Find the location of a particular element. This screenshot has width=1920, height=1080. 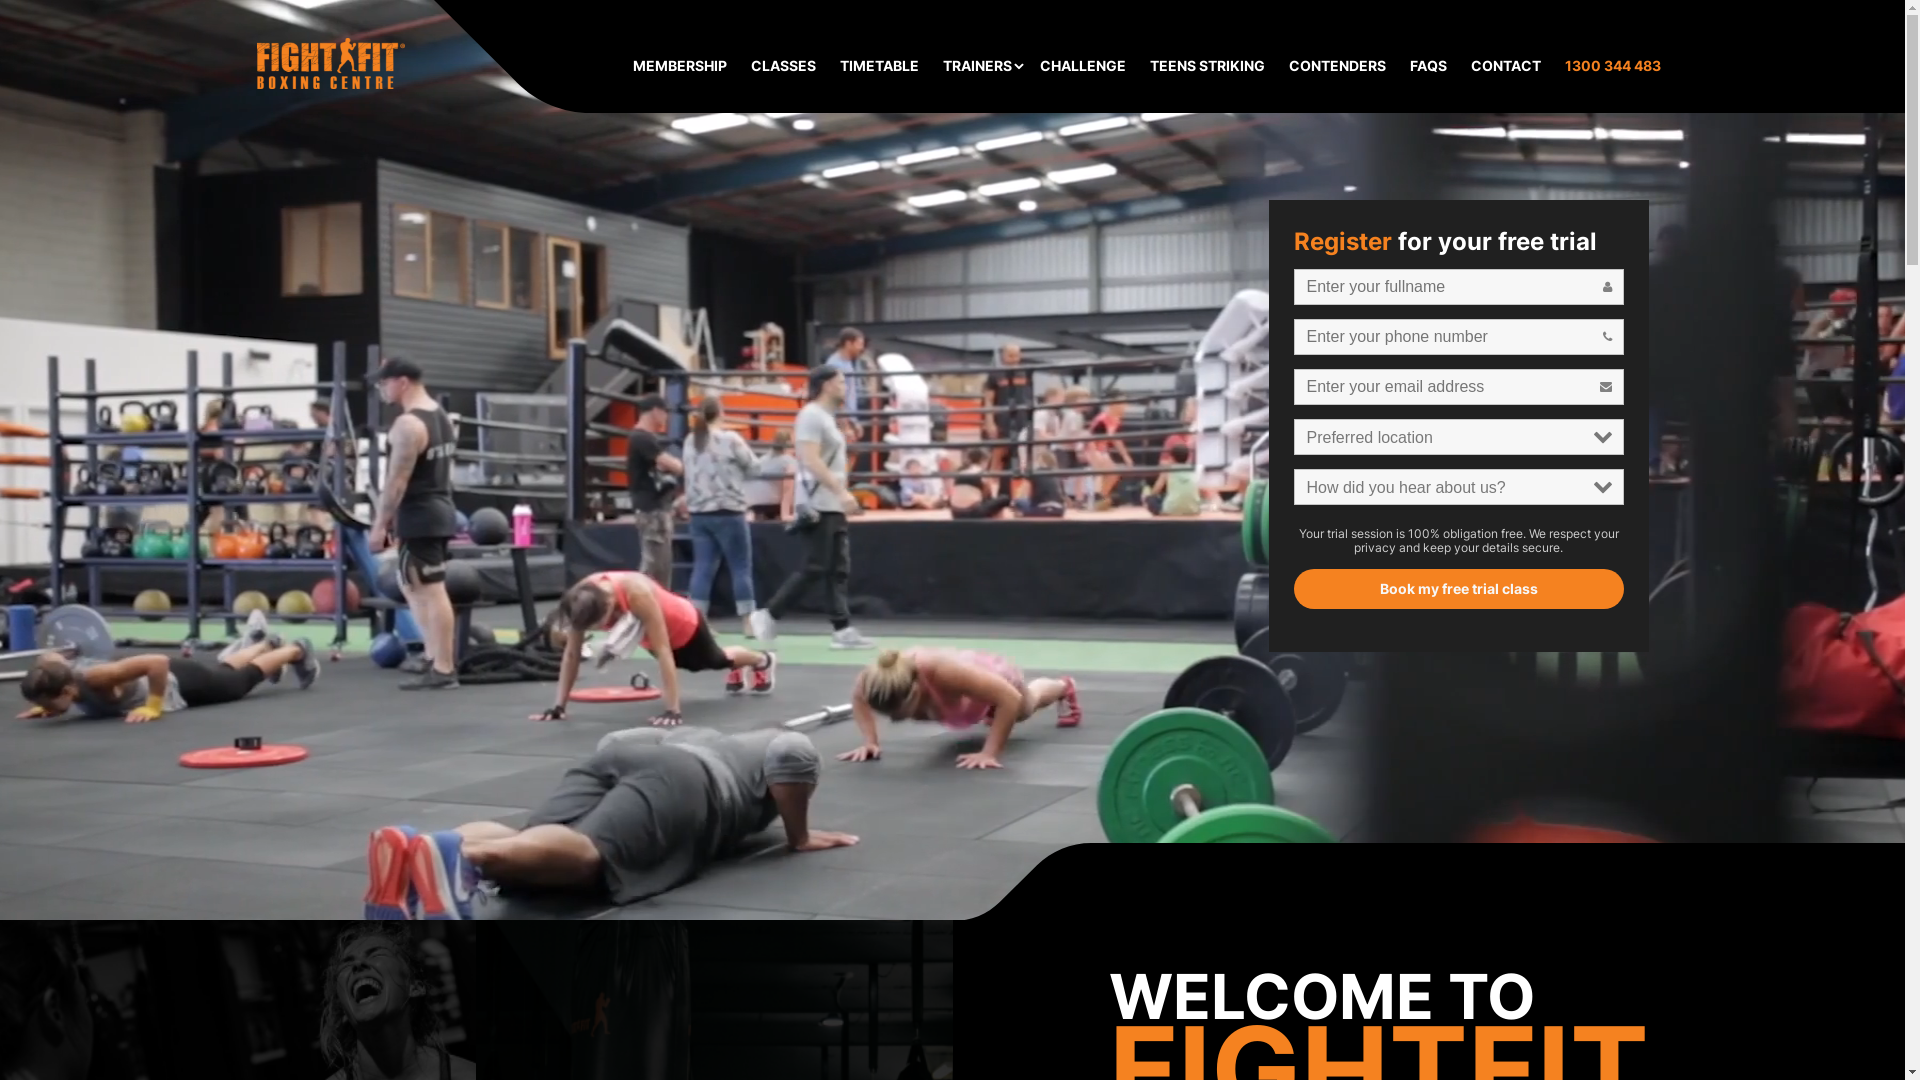

'1300 344 483' is located at coordinates (1612, 64).